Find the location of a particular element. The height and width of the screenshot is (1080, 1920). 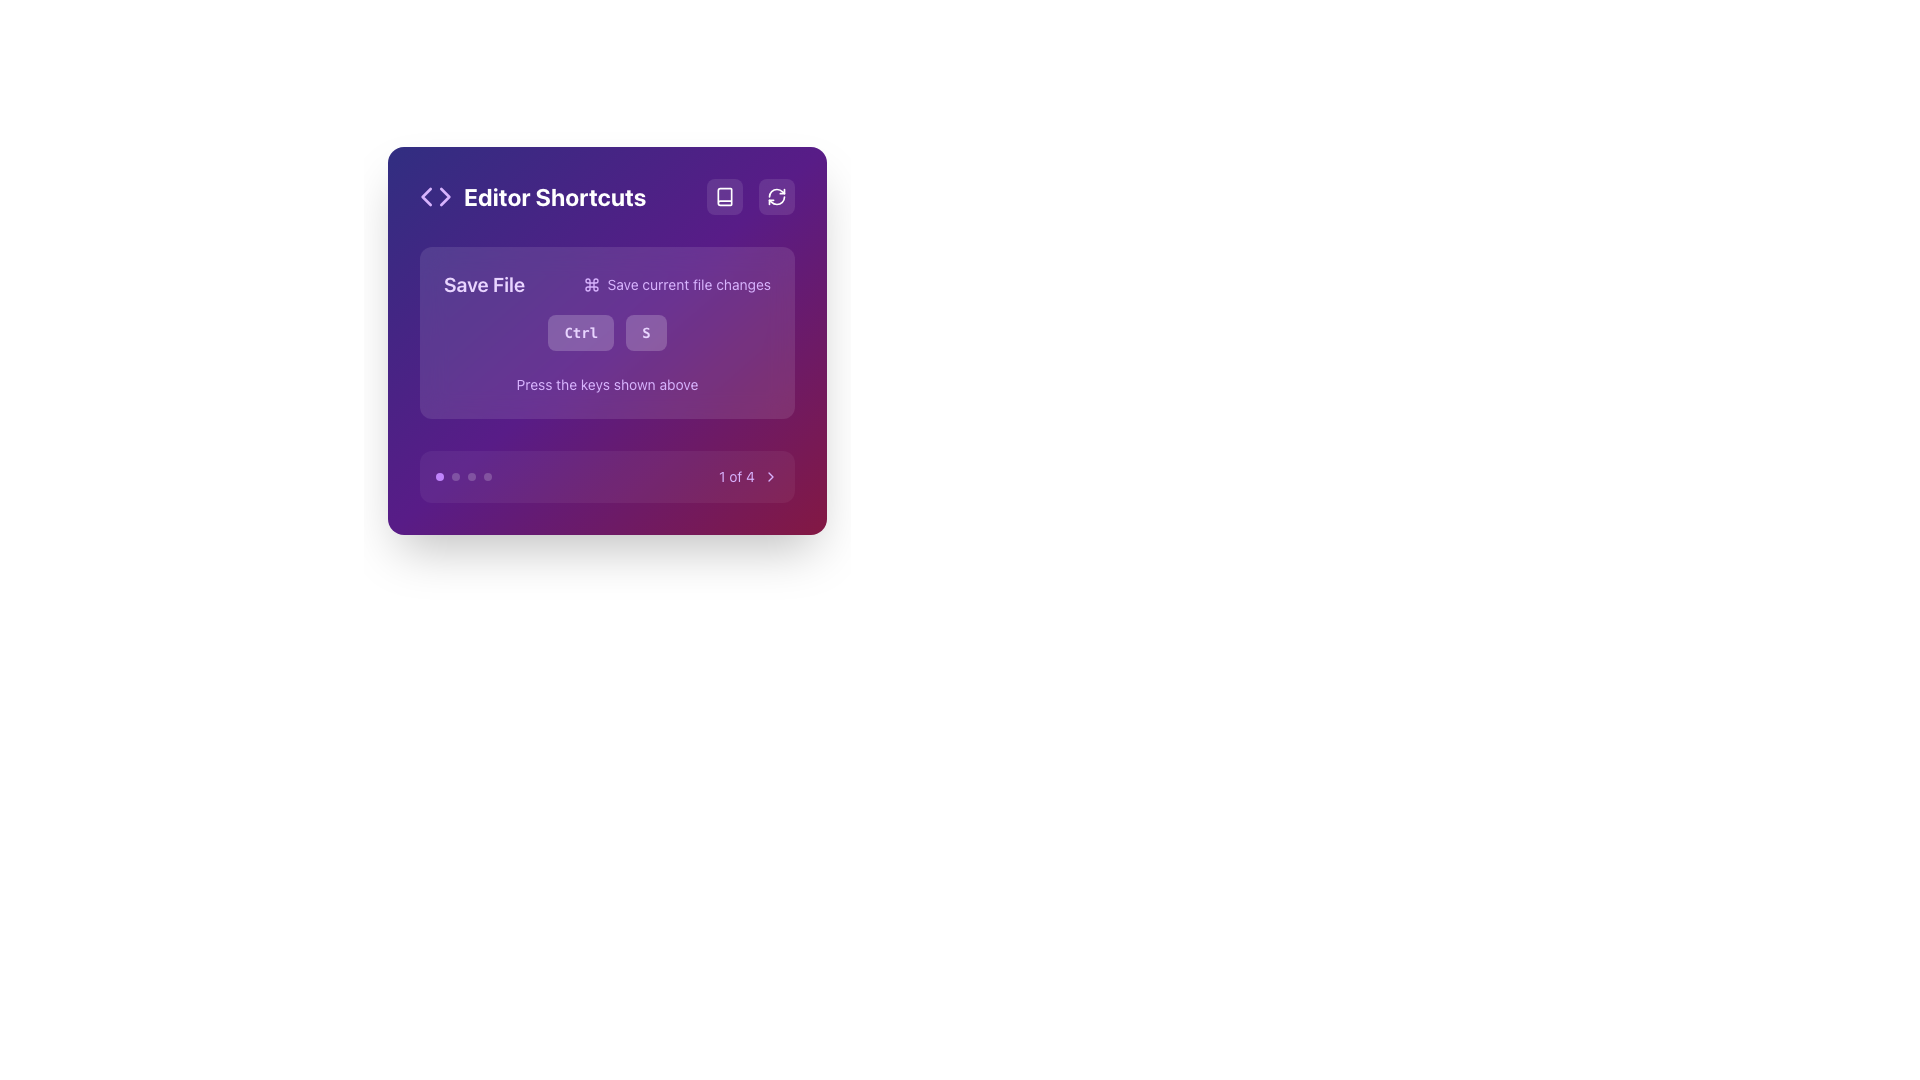

the first pagination dot located at the bottom of the card is located at coordinates (463, 477).